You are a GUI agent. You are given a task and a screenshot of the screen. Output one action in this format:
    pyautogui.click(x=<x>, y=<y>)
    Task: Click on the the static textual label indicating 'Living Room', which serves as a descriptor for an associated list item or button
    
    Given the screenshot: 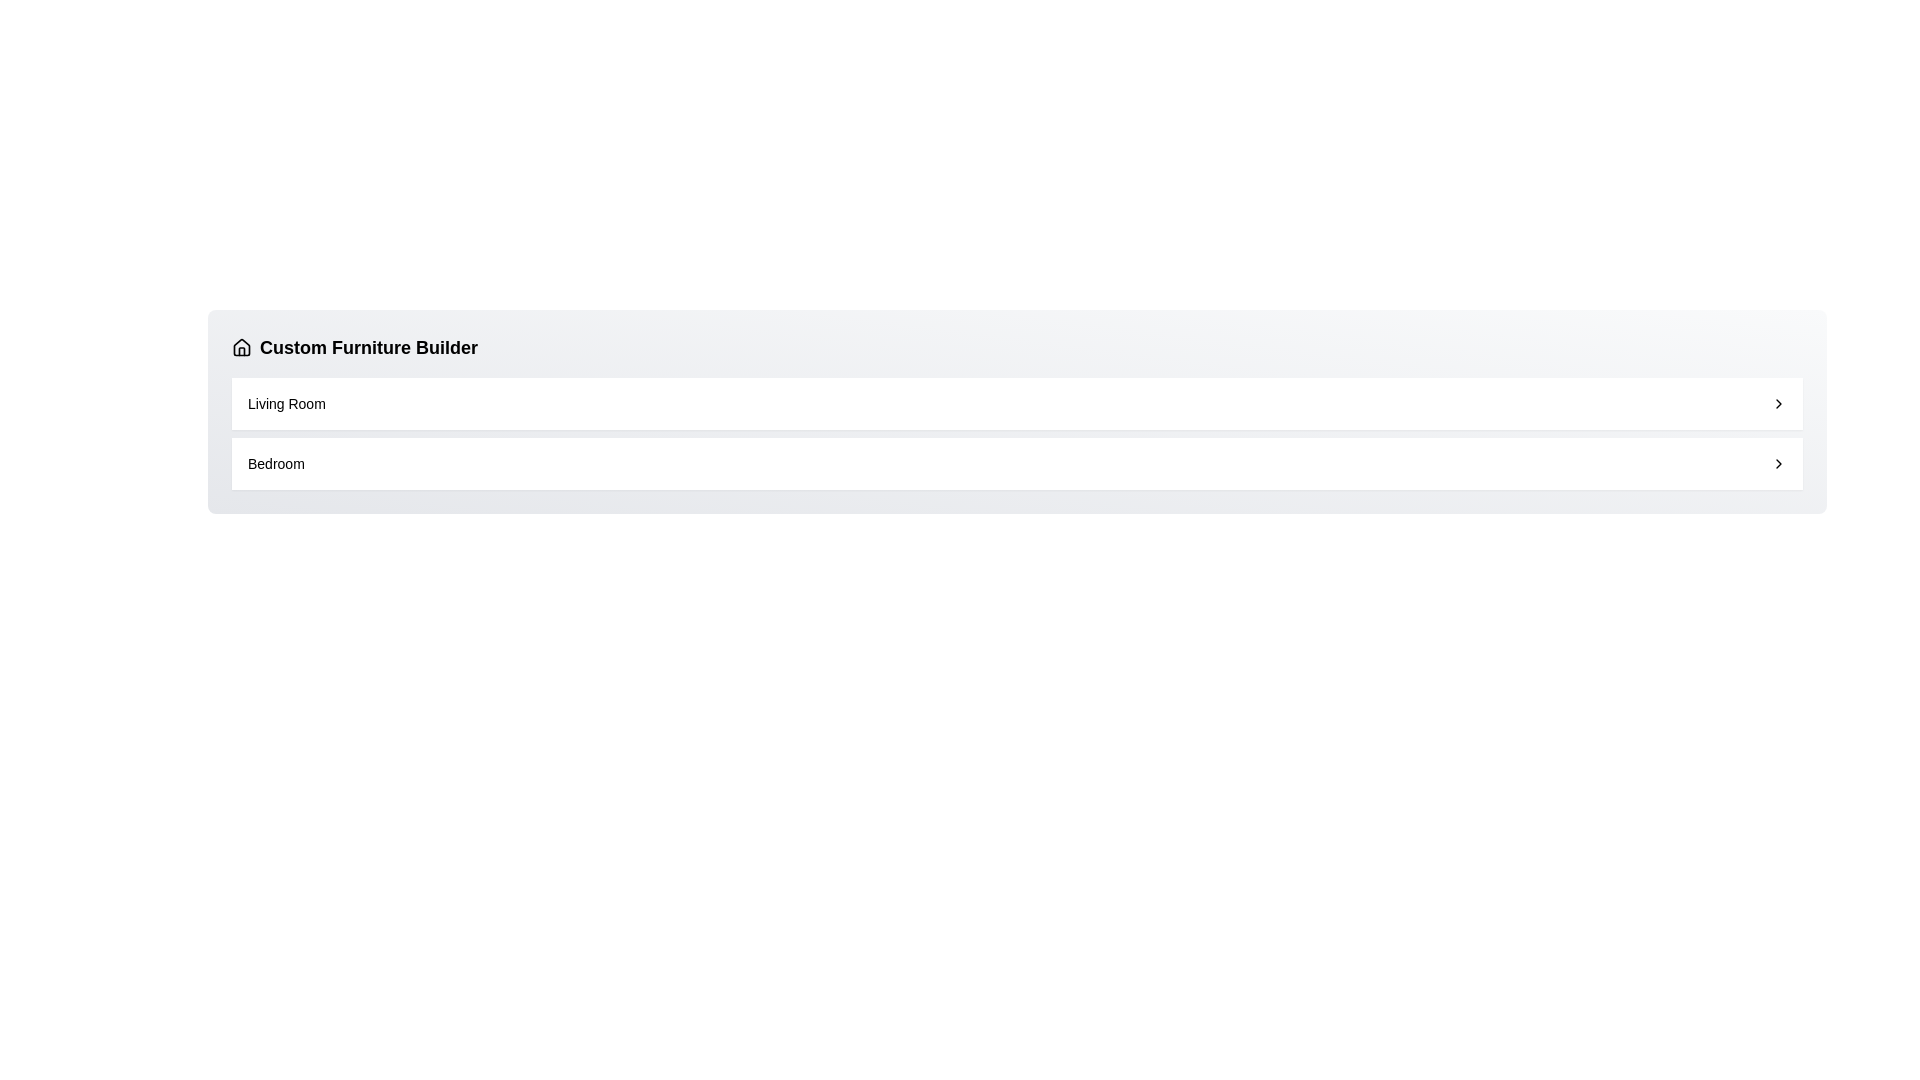 What is the action you would take?
    pyautogui.click(x=285, y=404)
    